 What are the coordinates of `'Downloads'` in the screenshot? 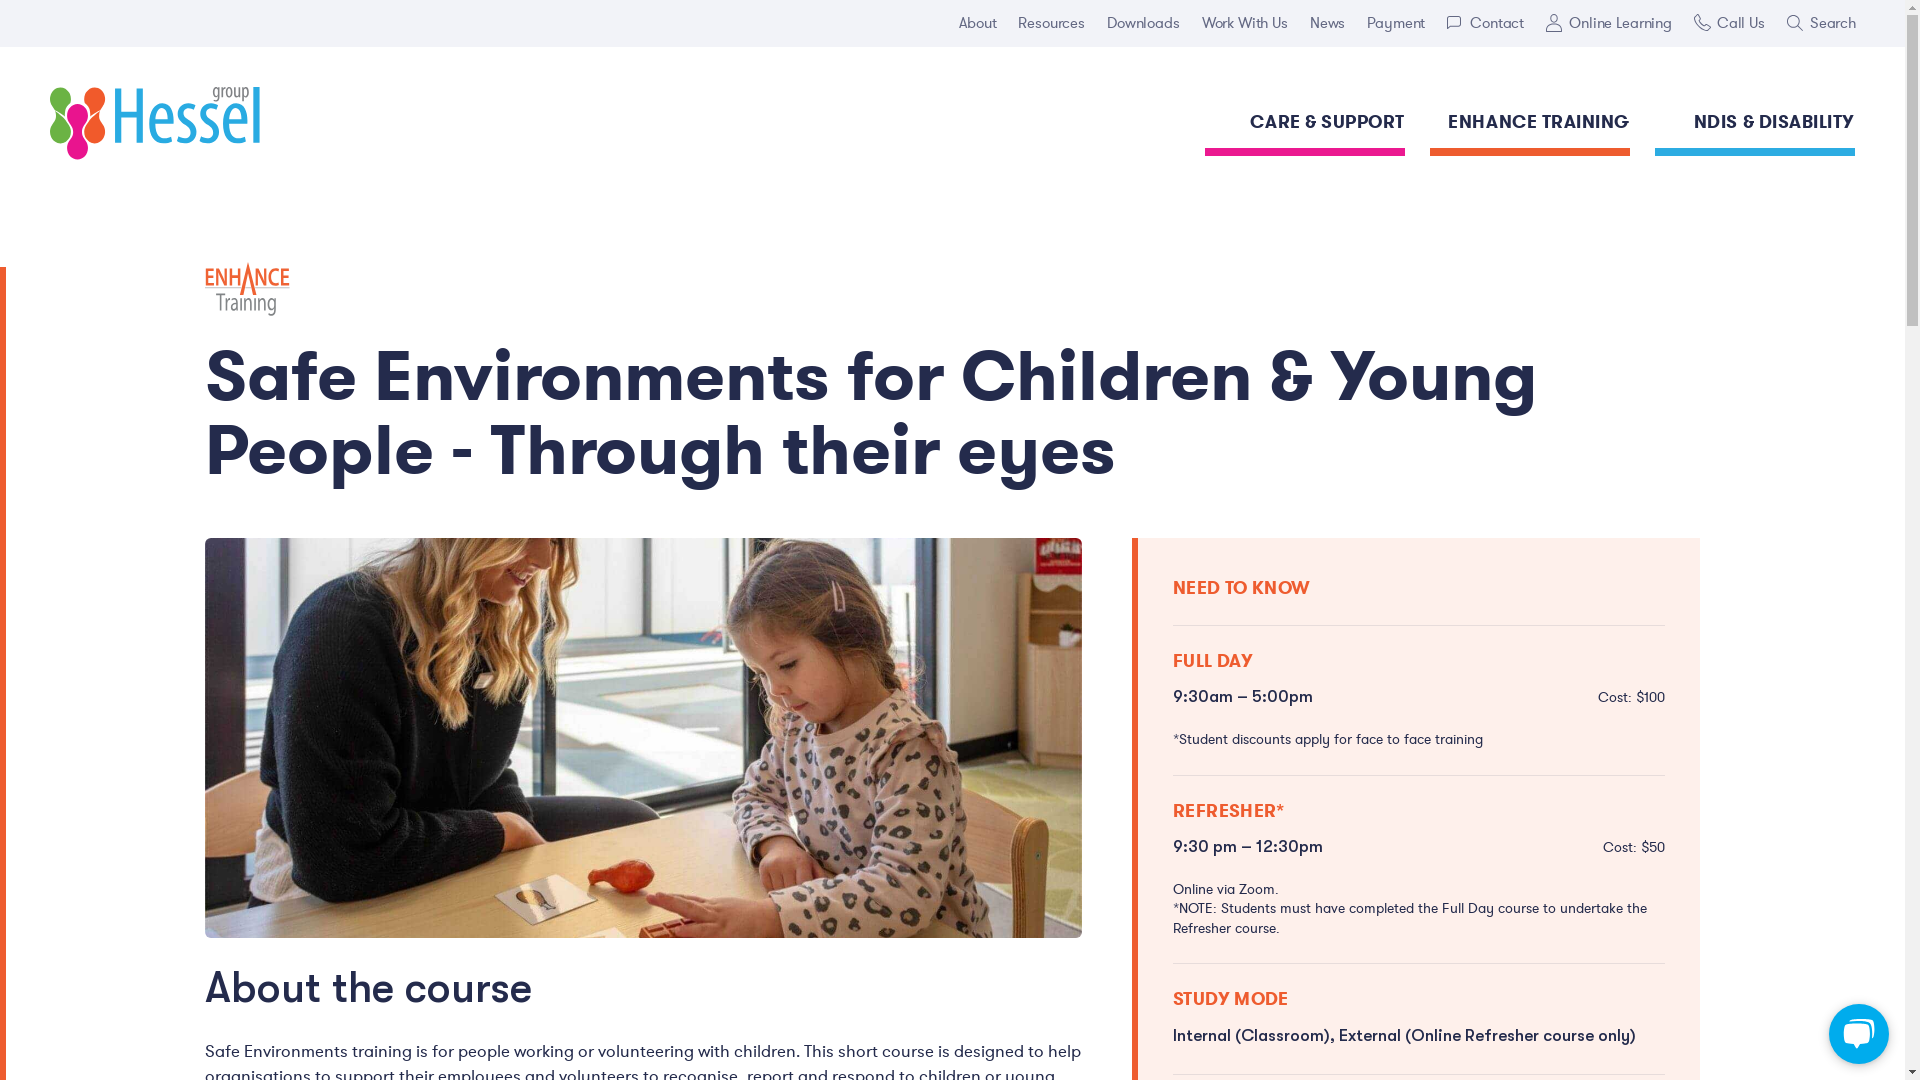 It's located at (1143, 23).